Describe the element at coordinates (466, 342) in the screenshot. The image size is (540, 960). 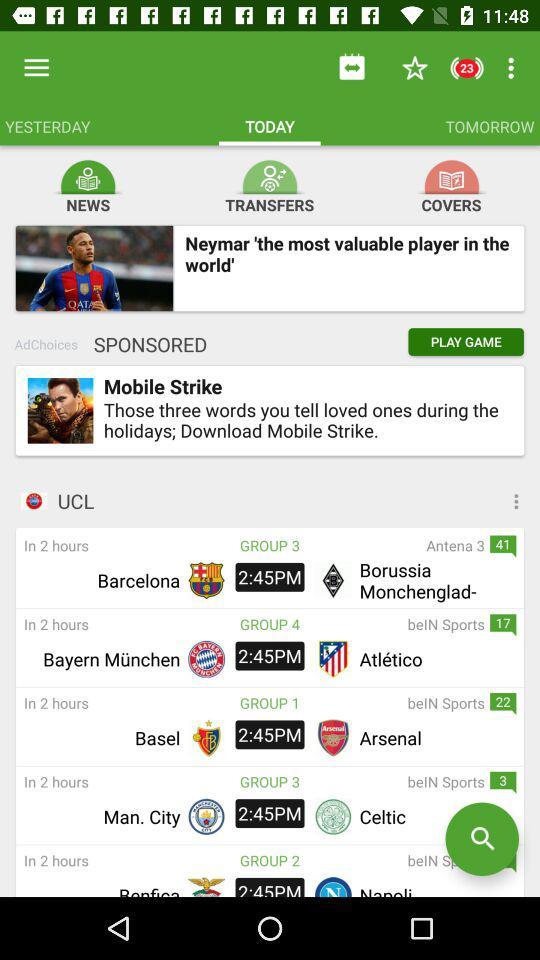
I see `play game icon` at that location.